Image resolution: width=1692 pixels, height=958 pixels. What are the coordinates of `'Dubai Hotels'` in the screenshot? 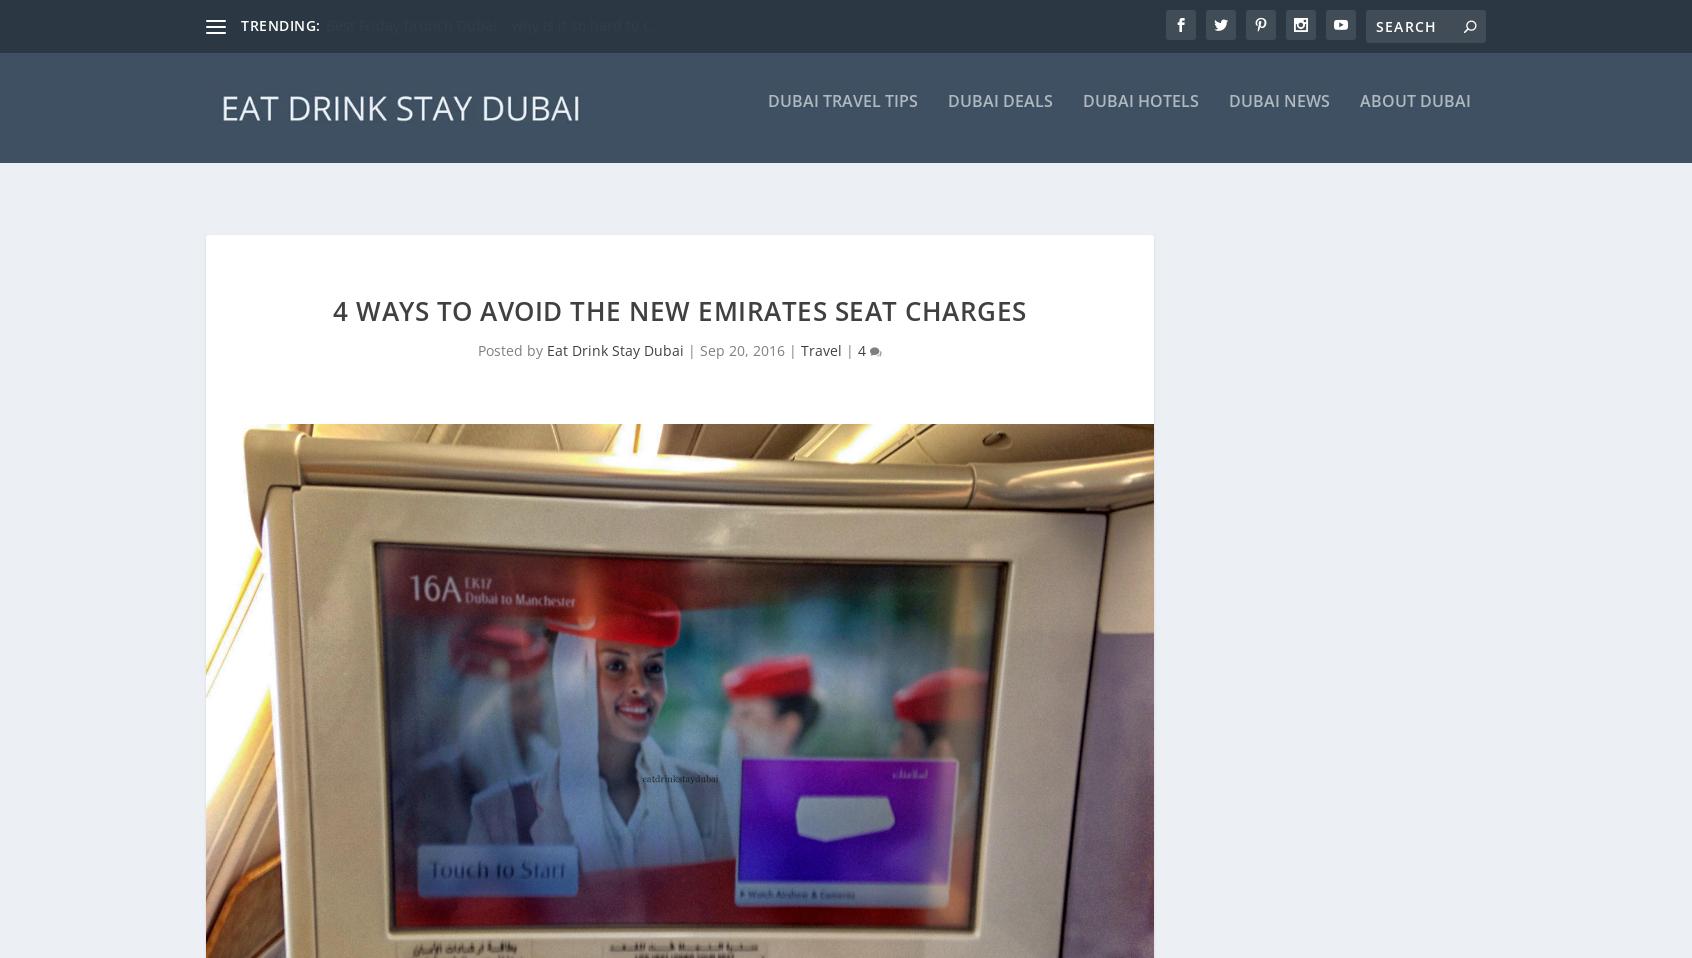 It's located at (1139, 114).